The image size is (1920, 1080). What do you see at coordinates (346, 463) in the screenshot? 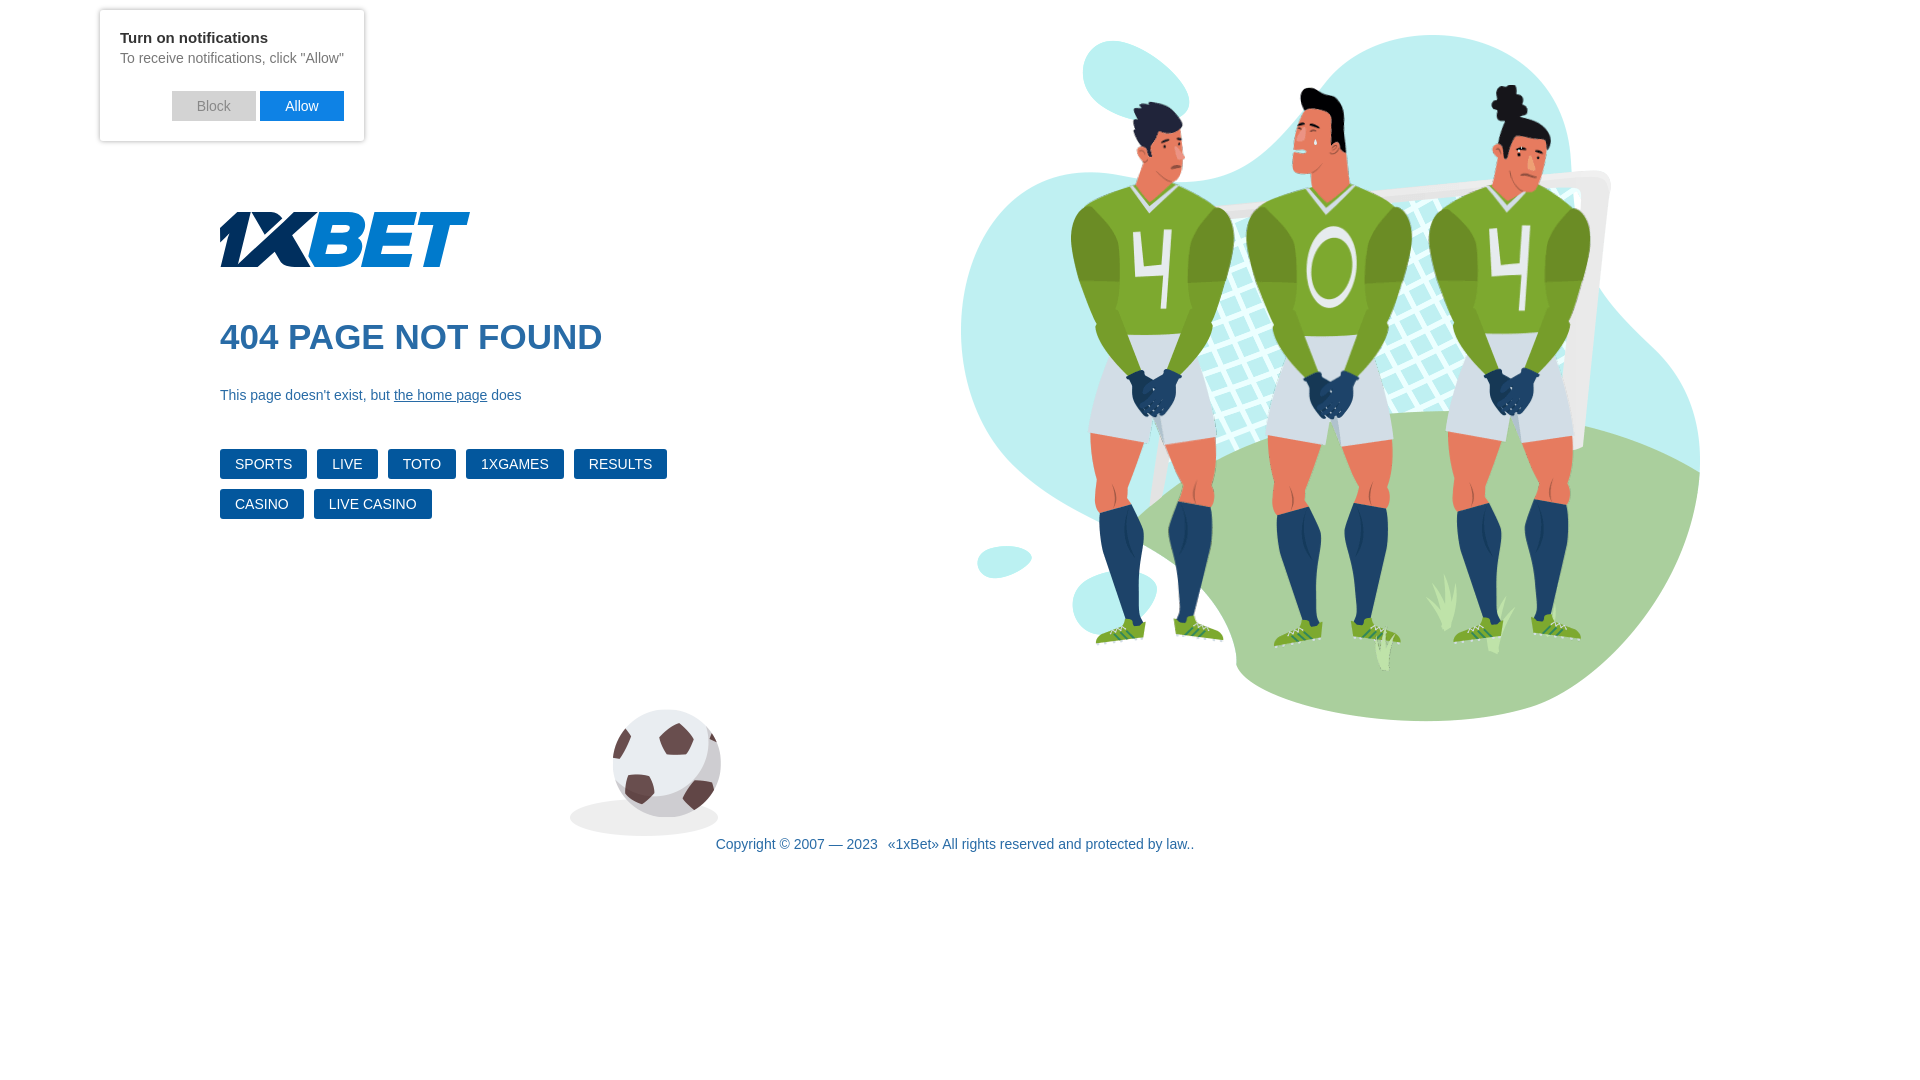
I see `'LIVE'` at bounding box center [346, 463].